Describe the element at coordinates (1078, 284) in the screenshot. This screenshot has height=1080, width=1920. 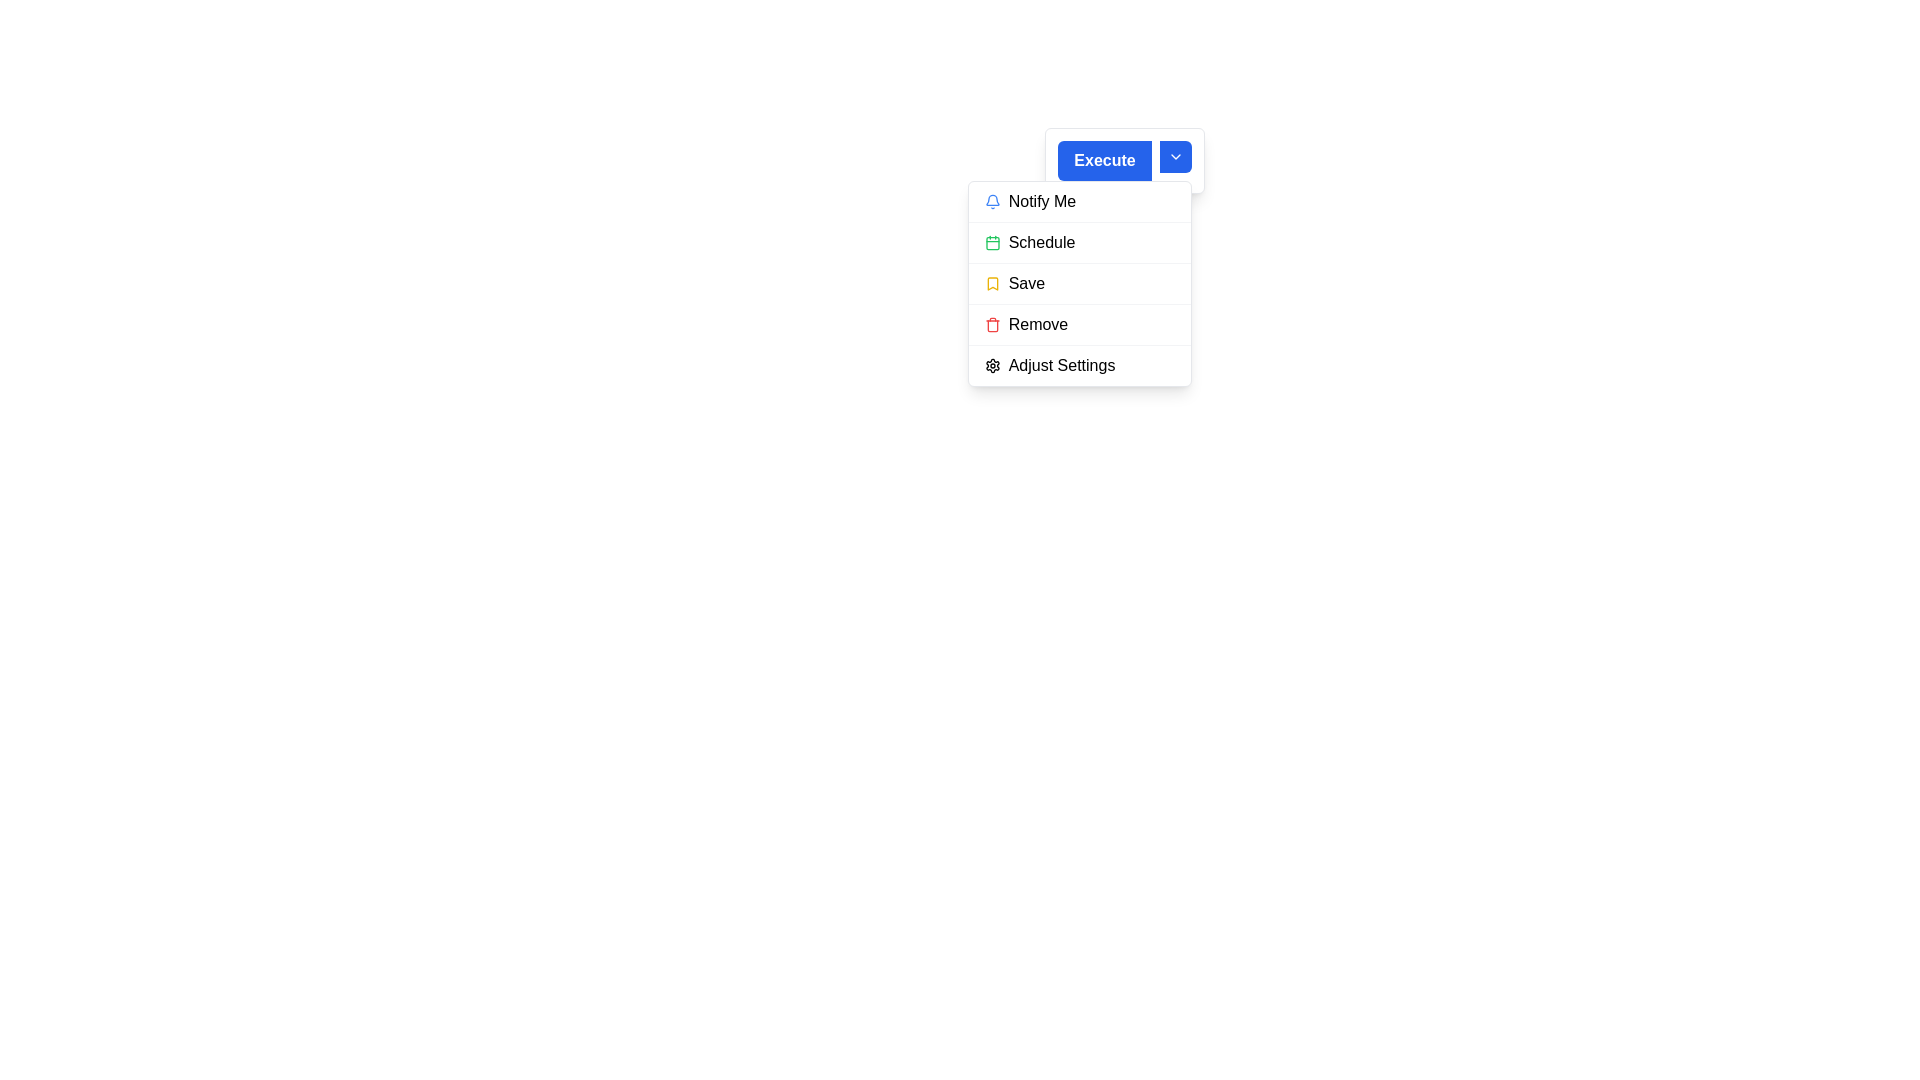
I see `the third item in the dropdown menu located below the 'Execute' button` at that location.